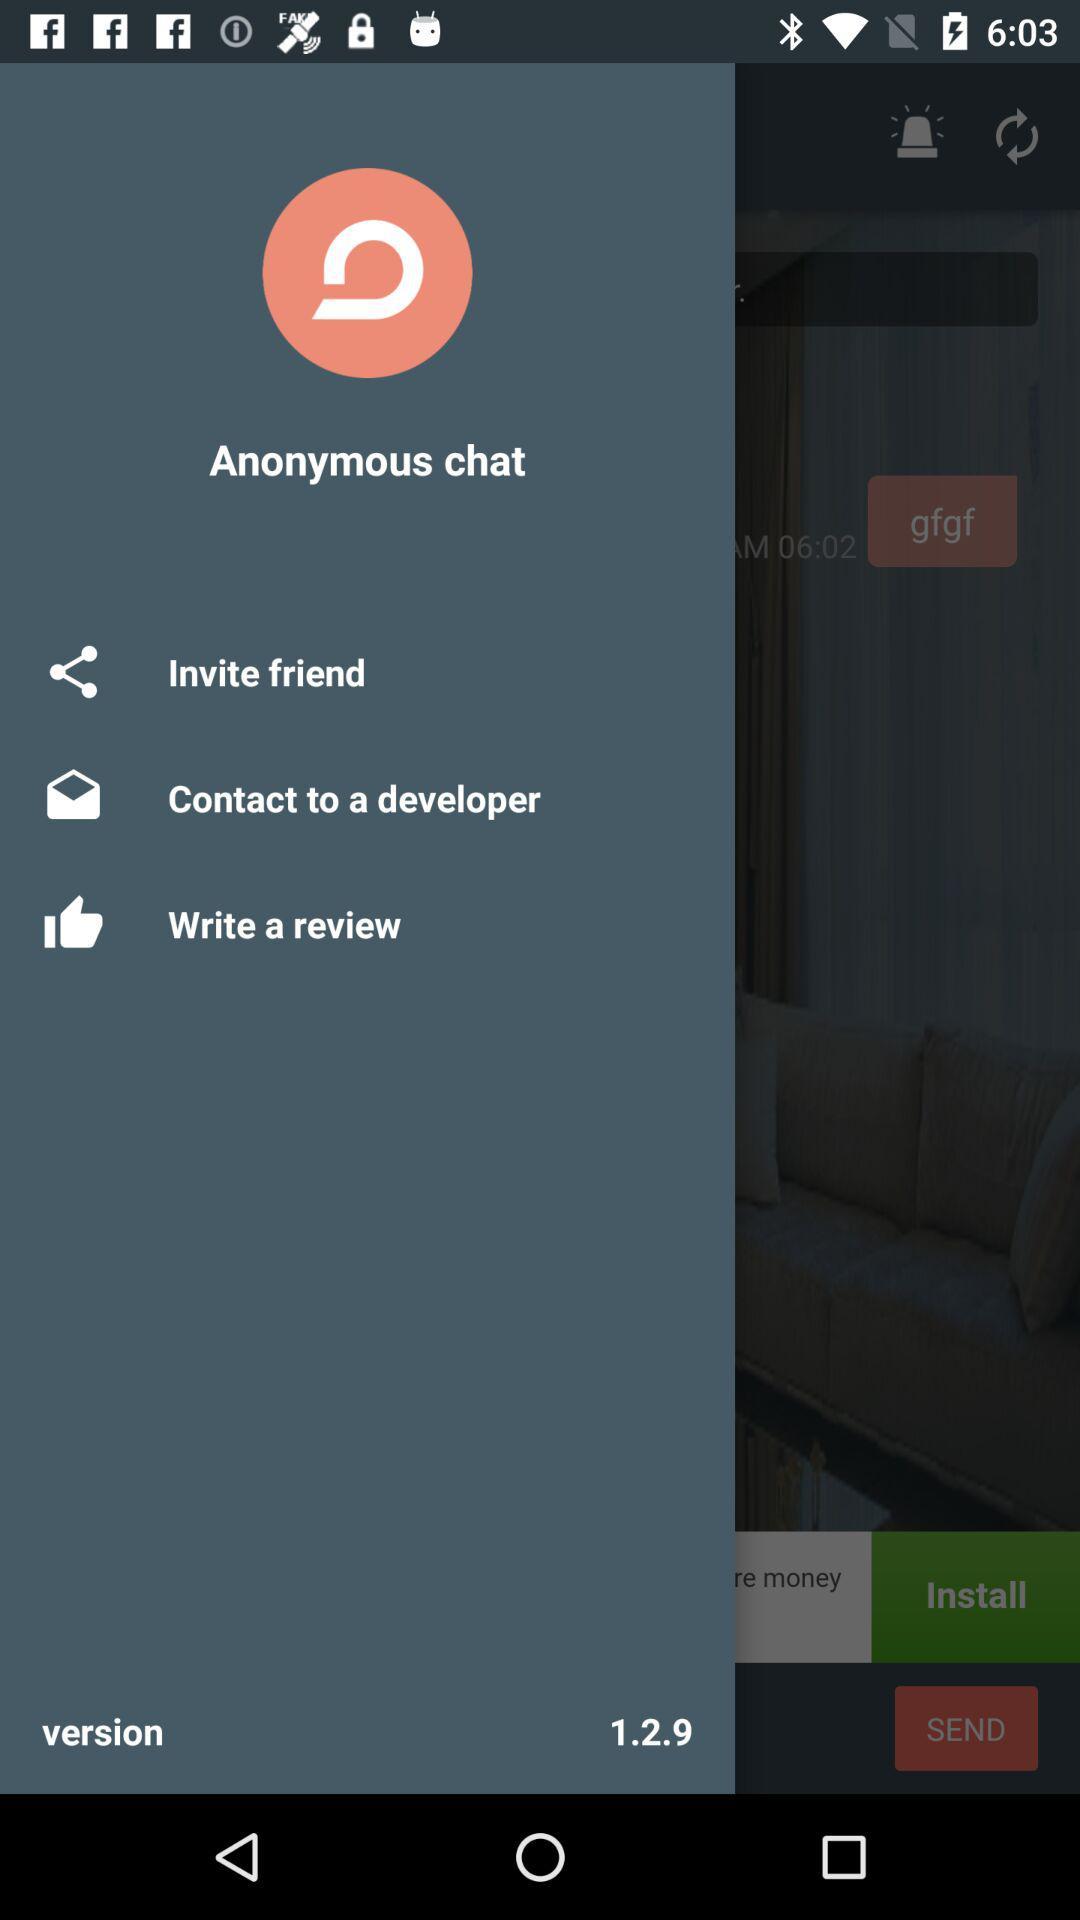 The height and width of the screenshot is (1920, 1080). I want to click on the icon which is beside the text contact to developer, so click(72, 797).